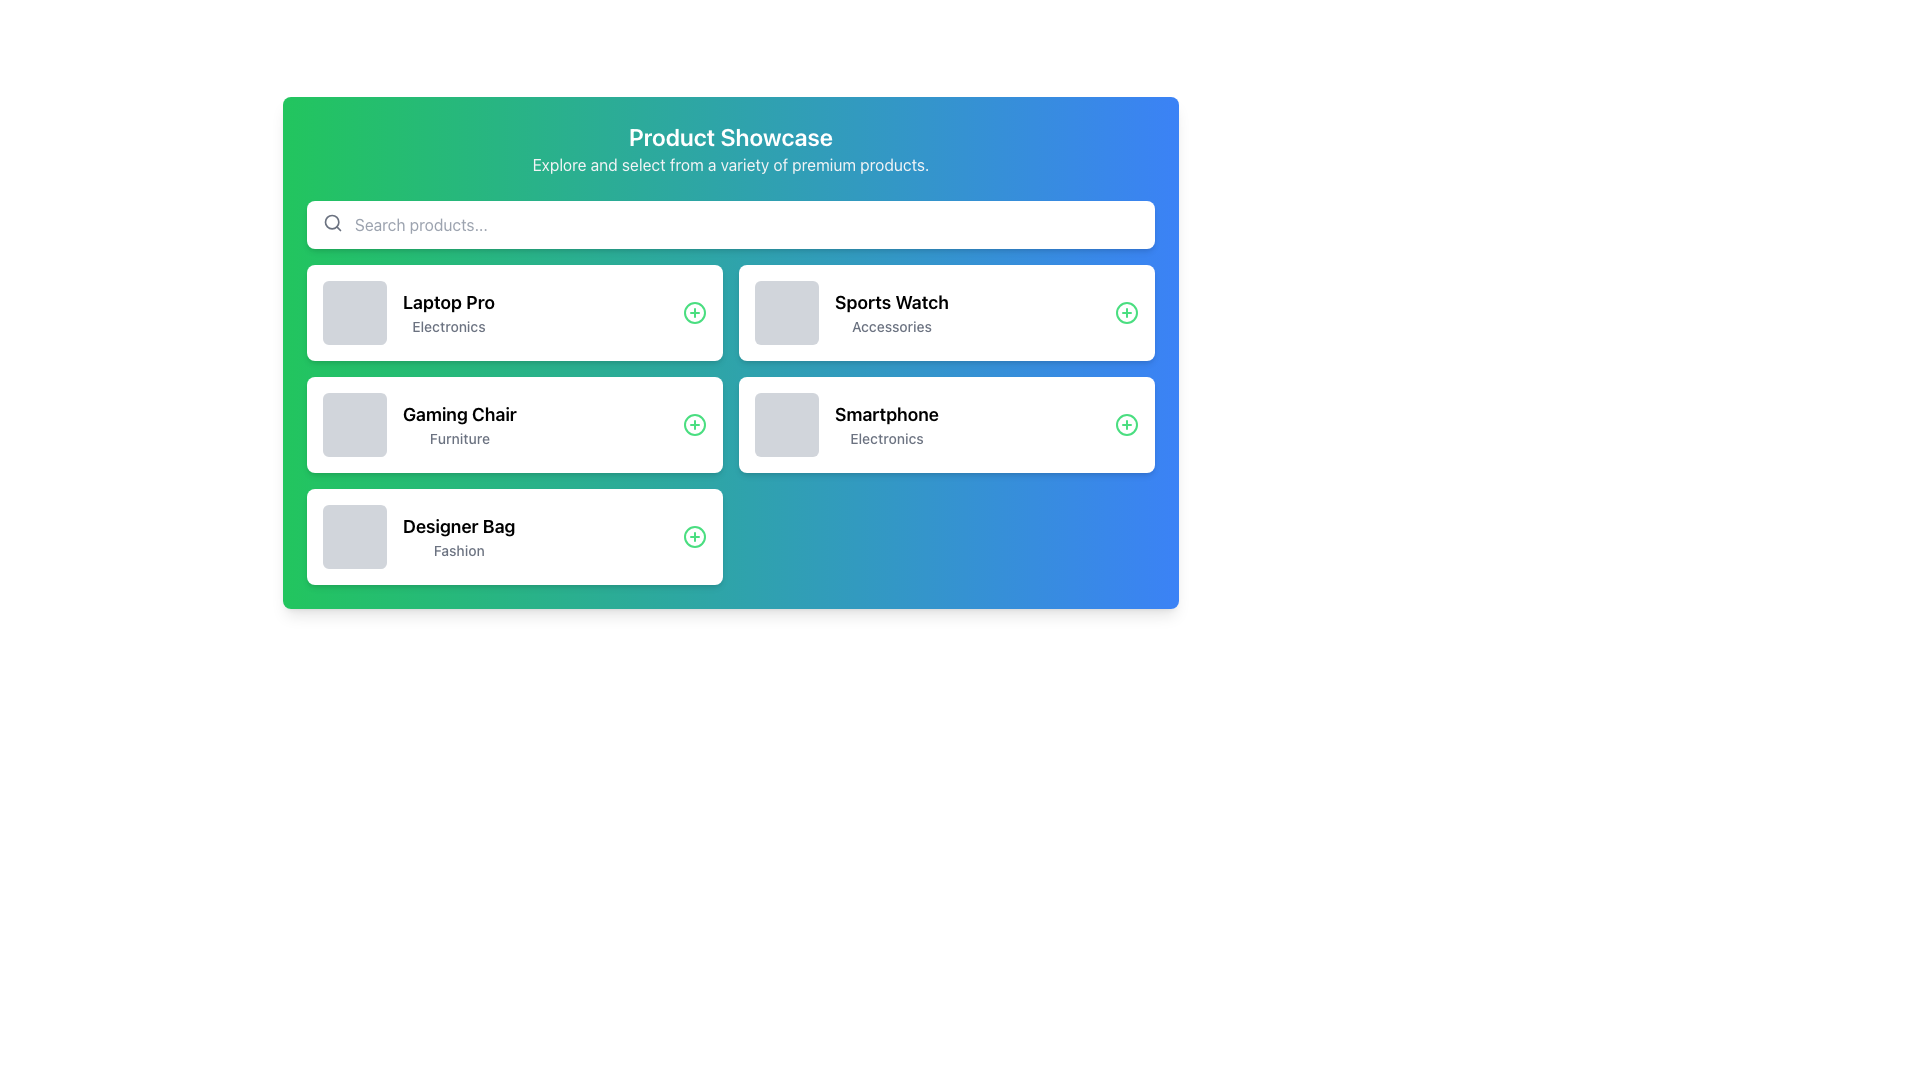 The image size is (1920, 1080). What do you see at coordinates (886, 423) in the screenshot?
I see `the text block displaying 'Smartphone' and 'Electronics'` at bounding box center [886, 423].